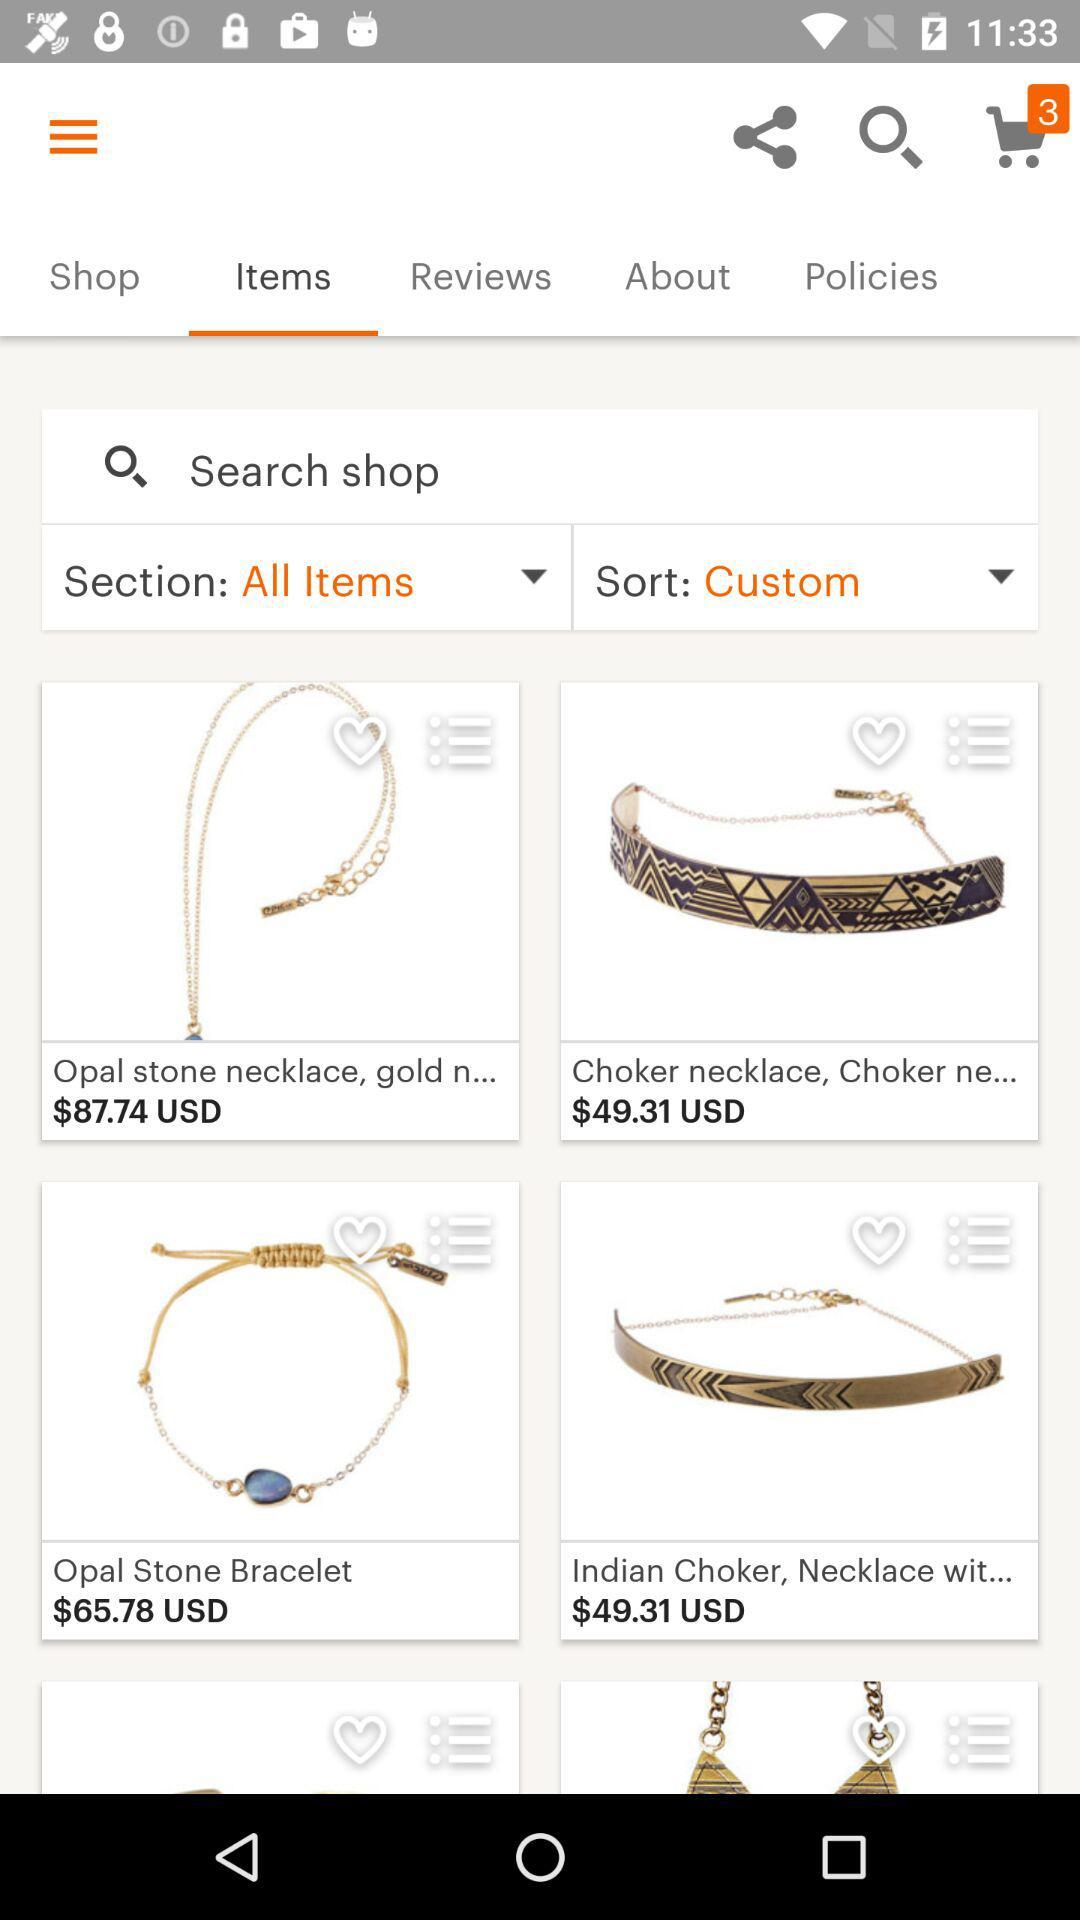 The height and width of the screenshot is (1920, 1080). What do you see at coordinates (591, 466) in the screenshot?
I see `the text to search` at bounding box center [591, 466].